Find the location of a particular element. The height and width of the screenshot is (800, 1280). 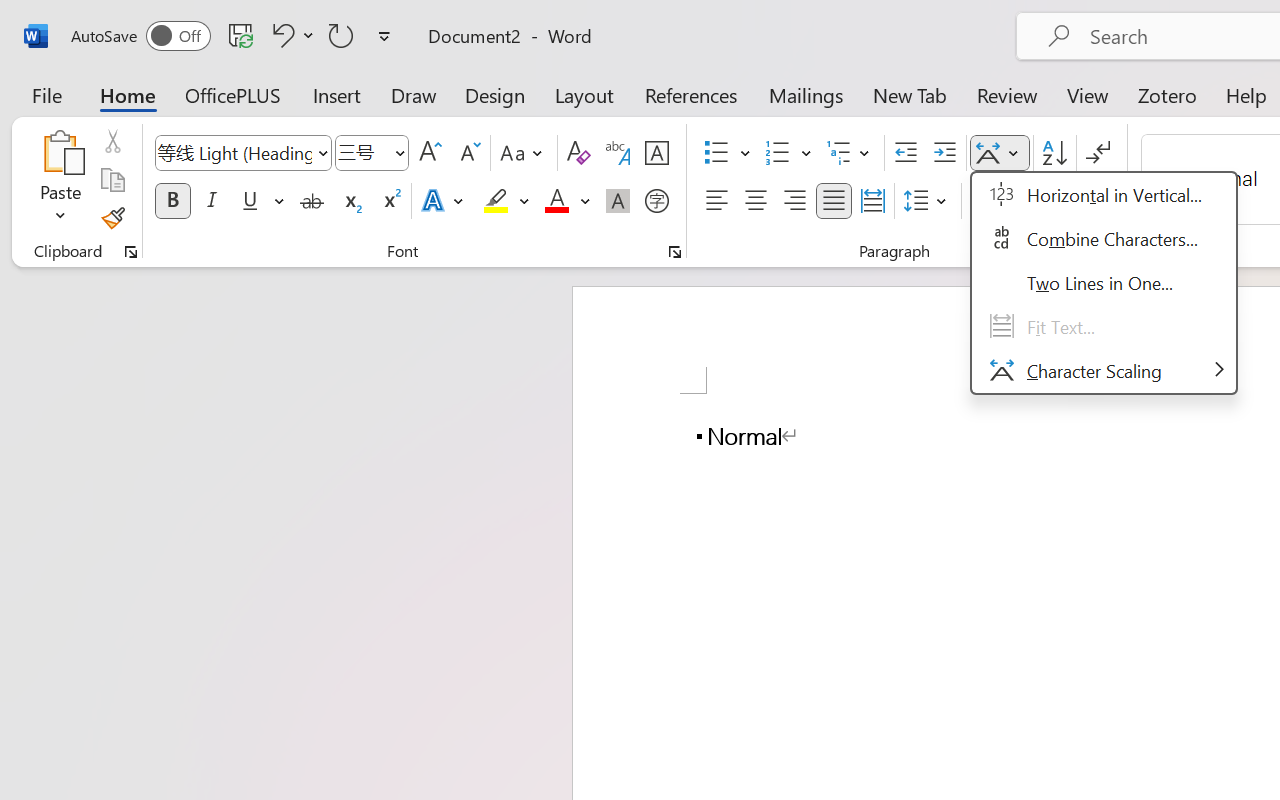

'Quick Access Toolbar' is located at coordinates (234, 35).